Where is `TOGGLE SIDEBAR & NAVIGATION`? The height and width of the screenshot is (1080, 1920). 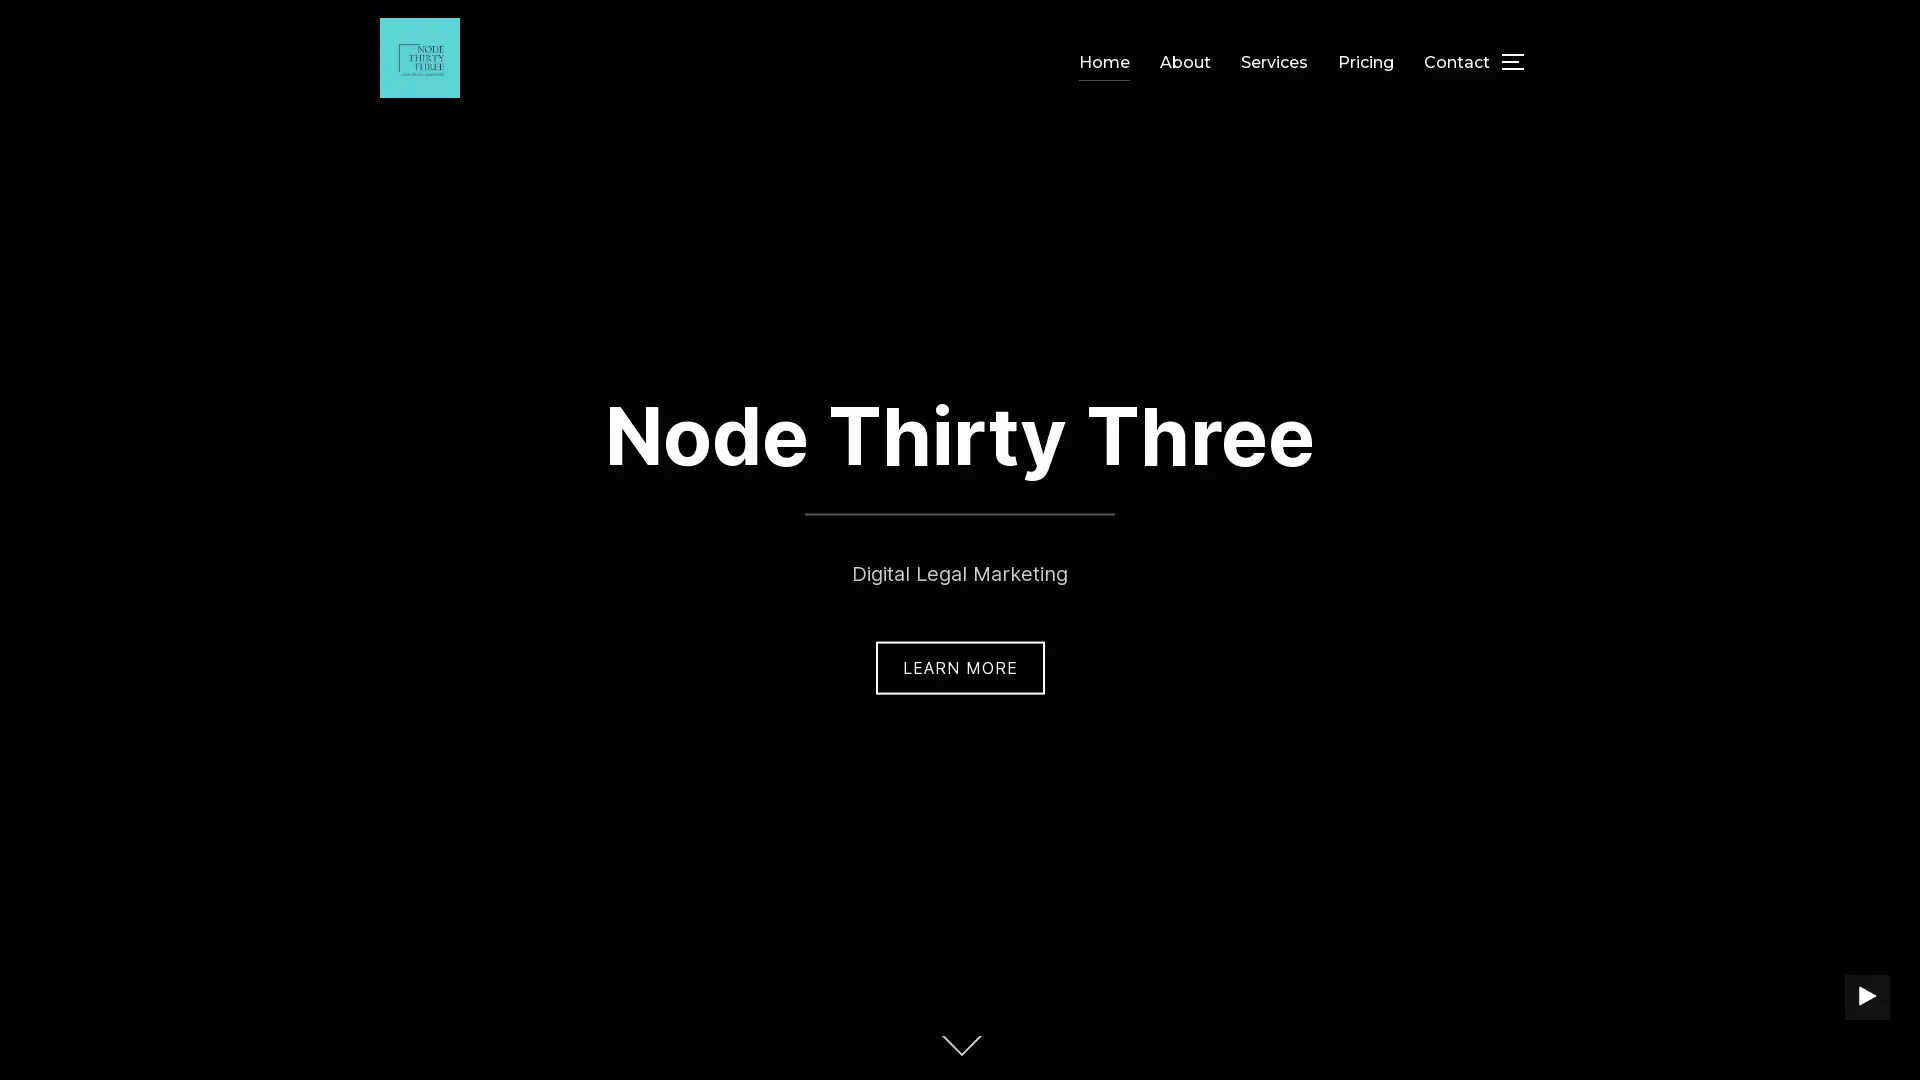
TOGGLE SIDEBAR & NAVIGATION is located at coordinates (1520, 60).